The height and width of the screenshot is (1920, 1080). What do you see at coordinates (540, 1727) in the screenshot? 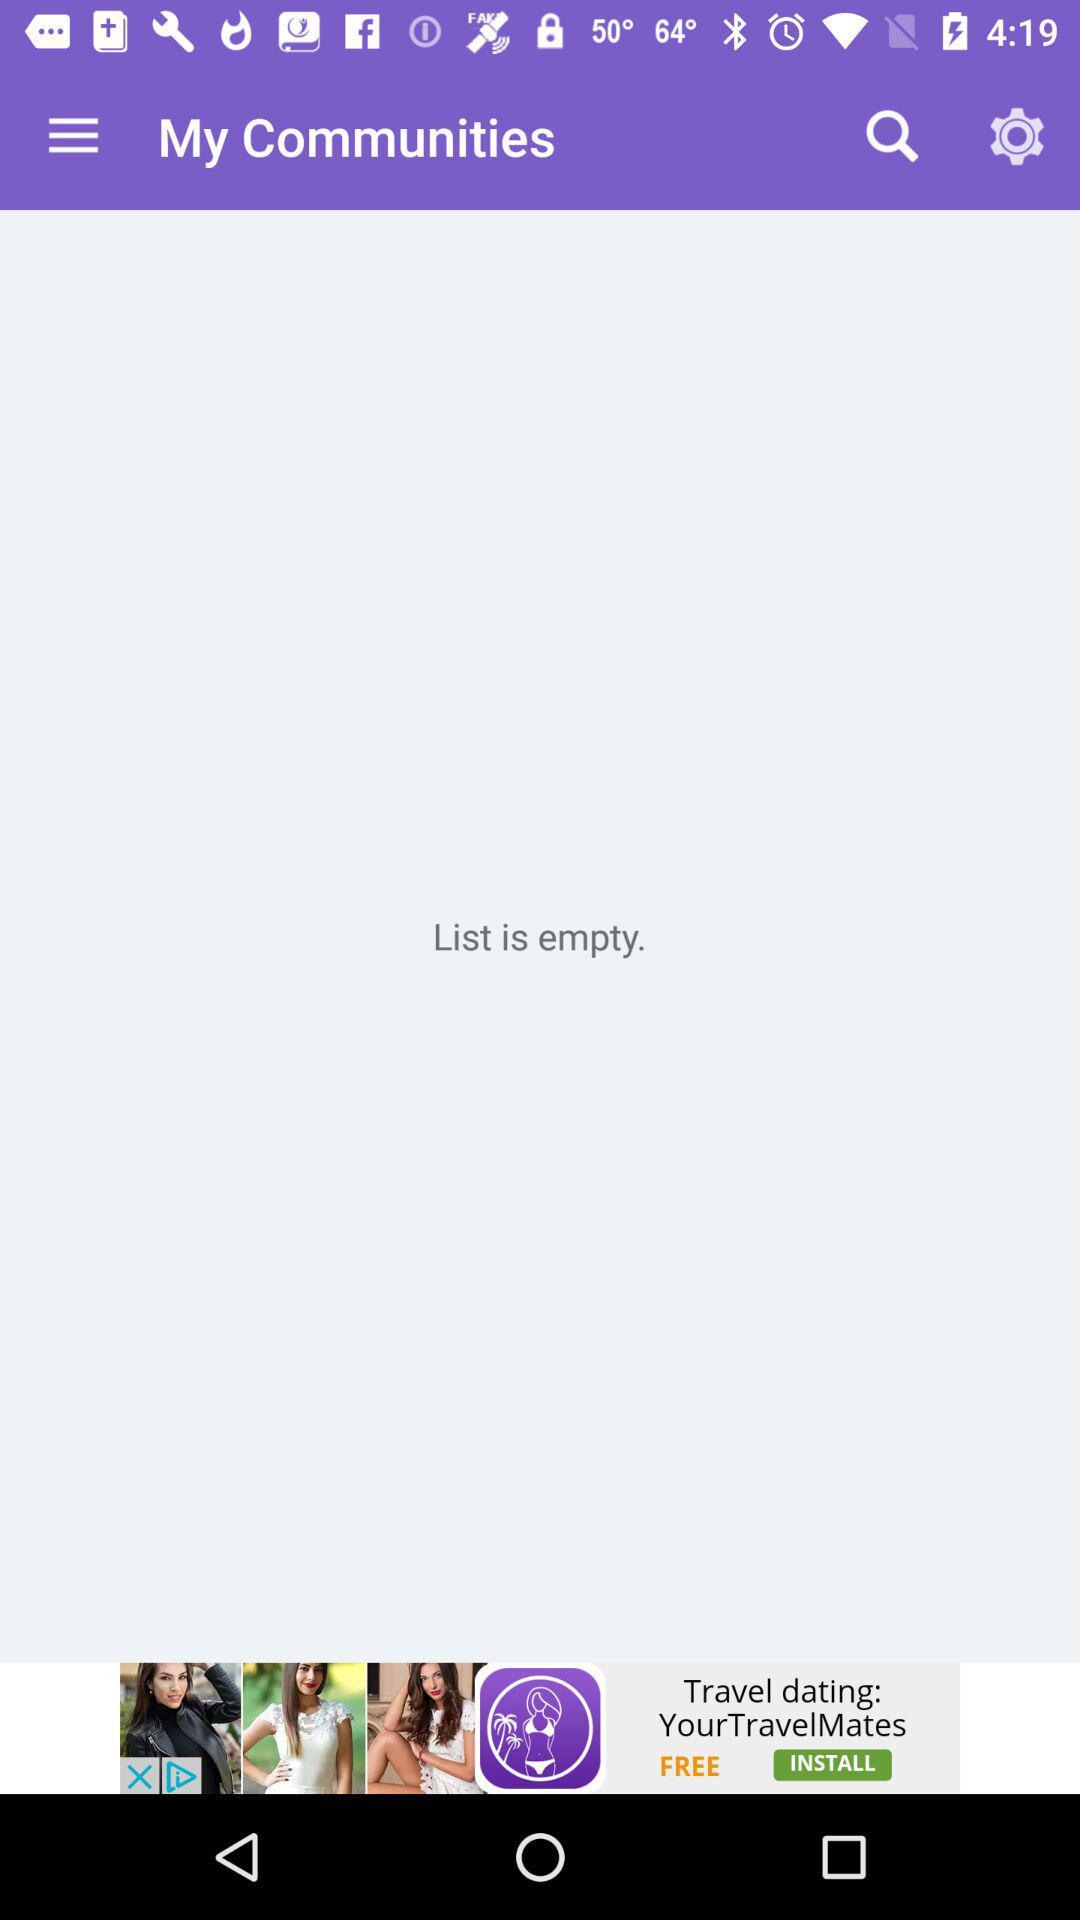
I see `opens the advertisement` at bounding box center [540, 1727].